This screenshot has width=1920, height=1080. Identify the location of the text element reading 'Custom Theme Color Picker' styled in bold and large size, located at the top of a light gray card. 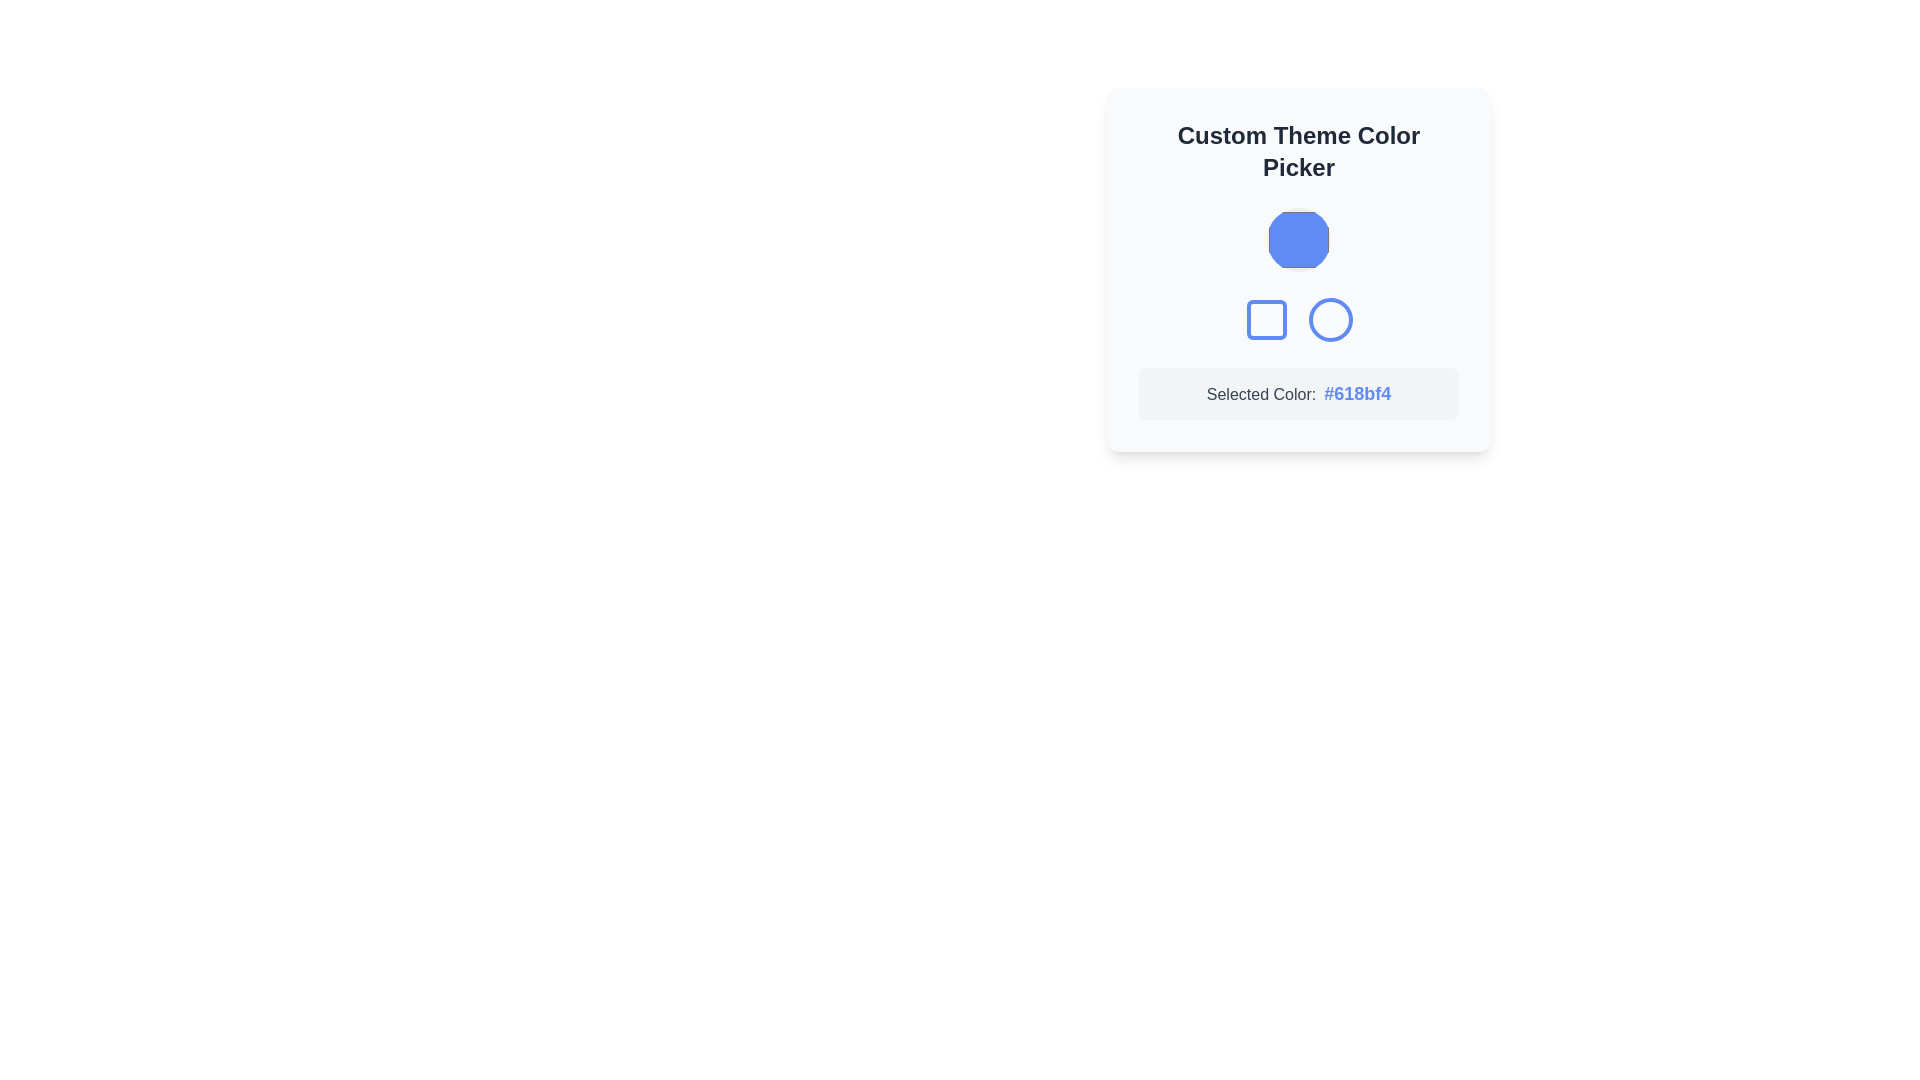
(1299, 150).